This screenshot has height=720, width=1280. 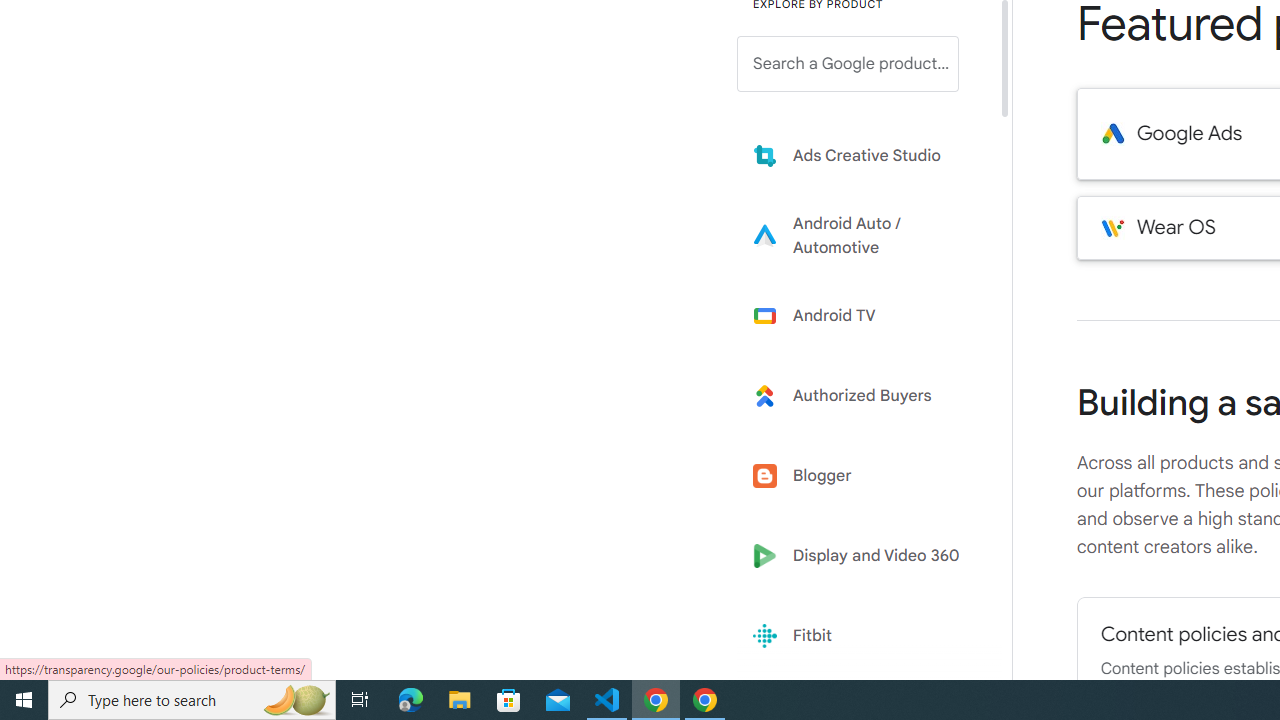 I want to click on 'Search a Google product from below list.', so click(x=848, y=63).